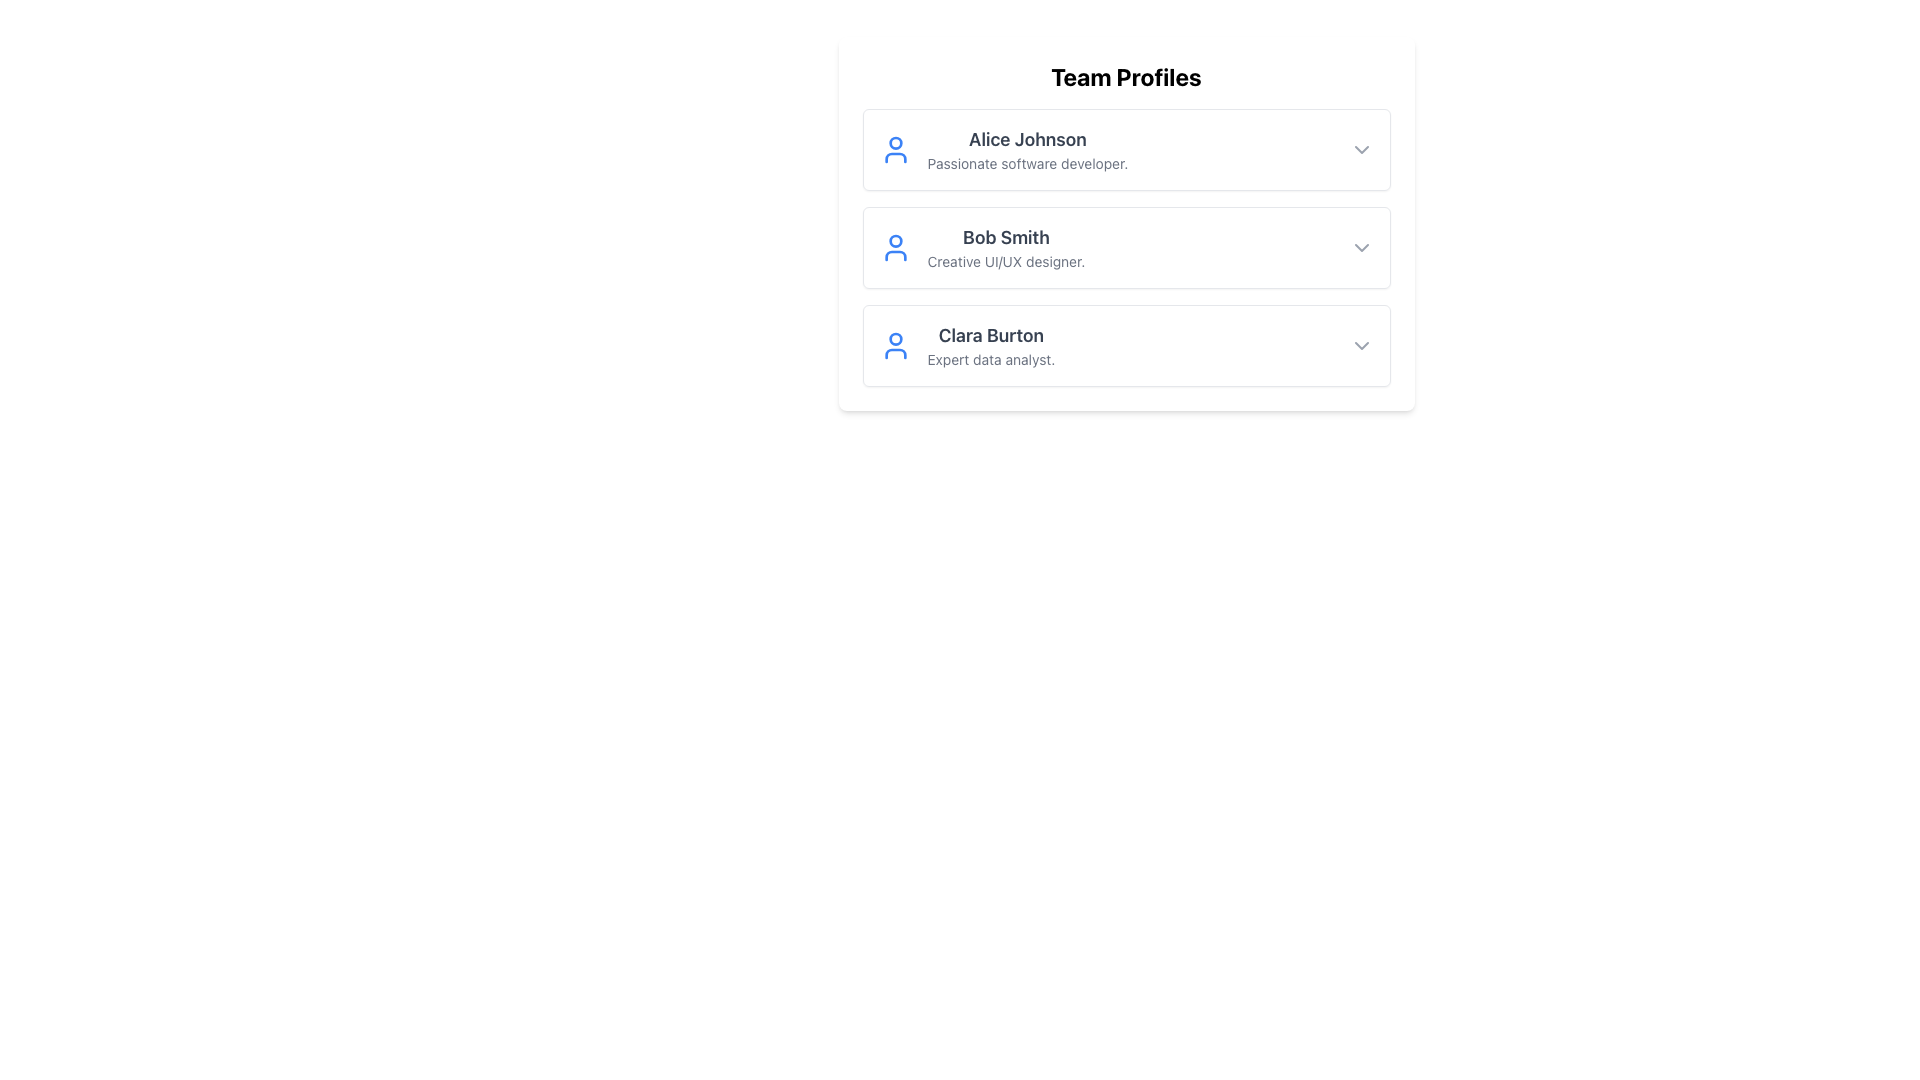  What do you see at coordinates (1126, 246) in the screenshot?
I see `the Profile overview card for 'Bob Smith', which features their name in bold and a subtitle as 'Creative UI/UX designer'` at bounding box center [1126, 246].